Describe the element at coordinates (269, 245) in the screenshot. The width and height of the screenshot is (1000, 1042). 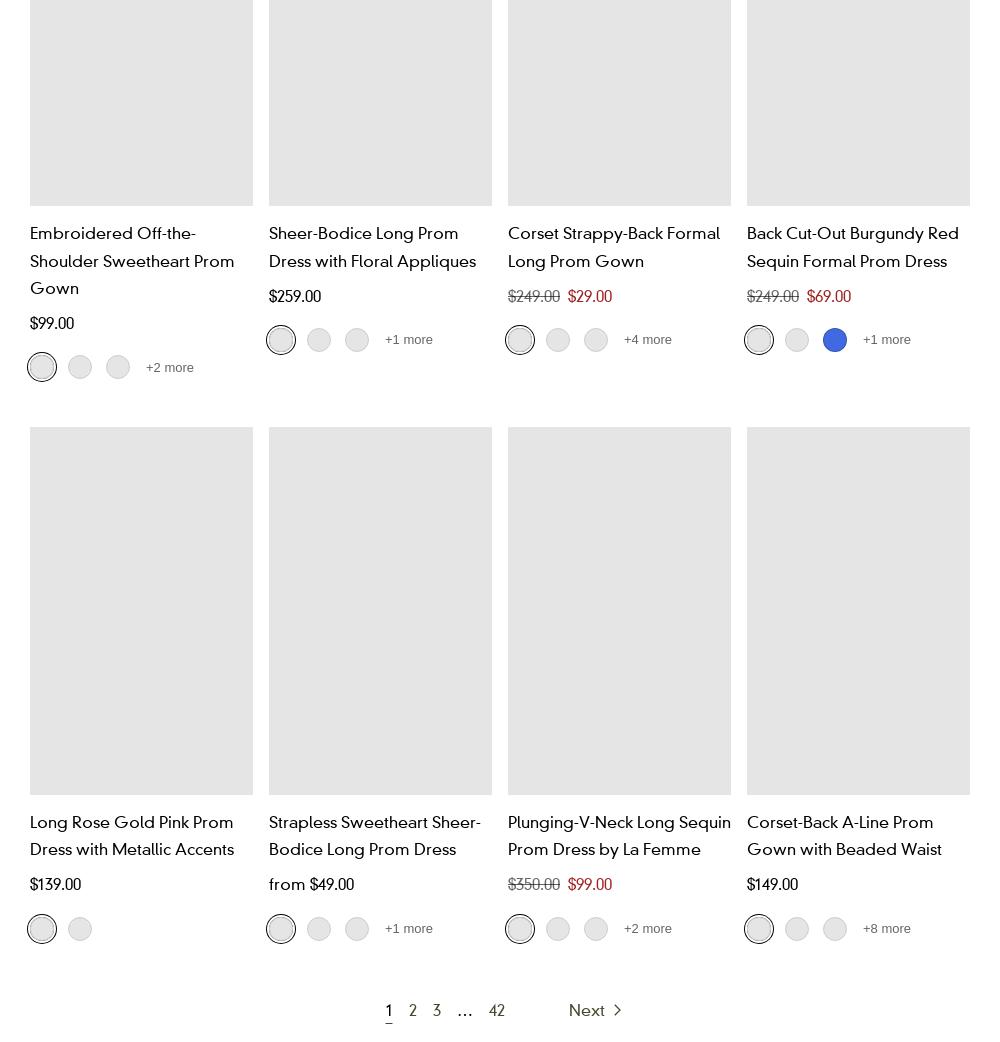
I see `'Sheer-Bodice Long Prom Dress with Floral Appliques'` at that location.